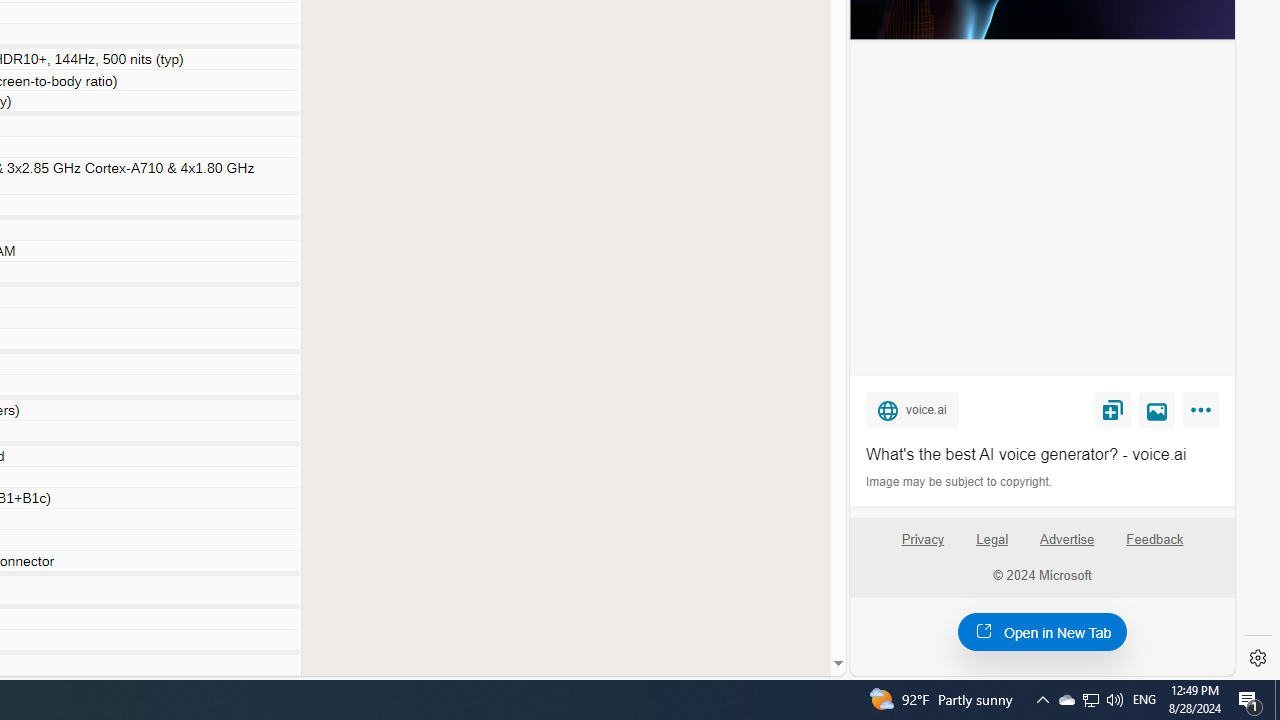  What do you see at coordinates (1111, 408) in the screenshot?
I see `'Save'` at bounding box center [1111, 408].